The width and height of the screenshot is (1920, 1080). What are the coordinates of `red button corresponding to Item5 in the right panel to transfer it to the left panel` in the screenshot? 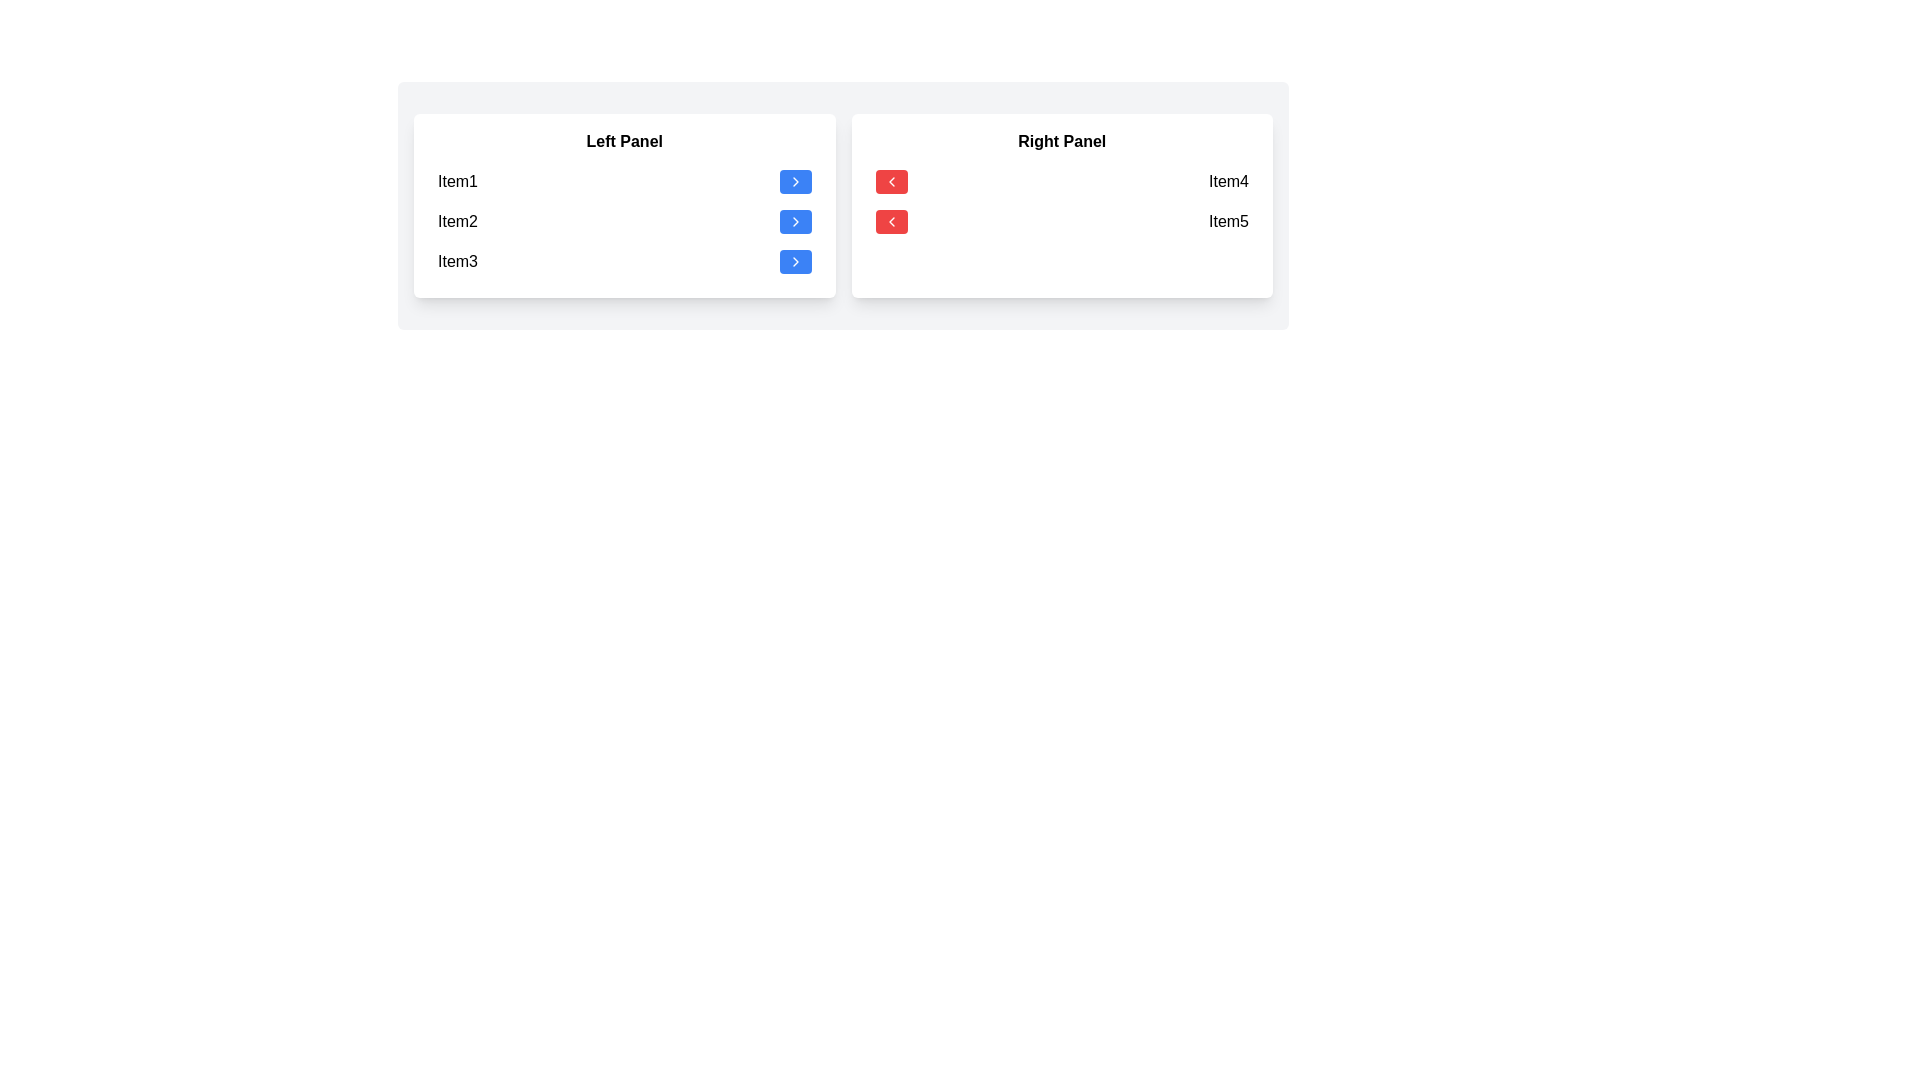 It's located at (890, 222).